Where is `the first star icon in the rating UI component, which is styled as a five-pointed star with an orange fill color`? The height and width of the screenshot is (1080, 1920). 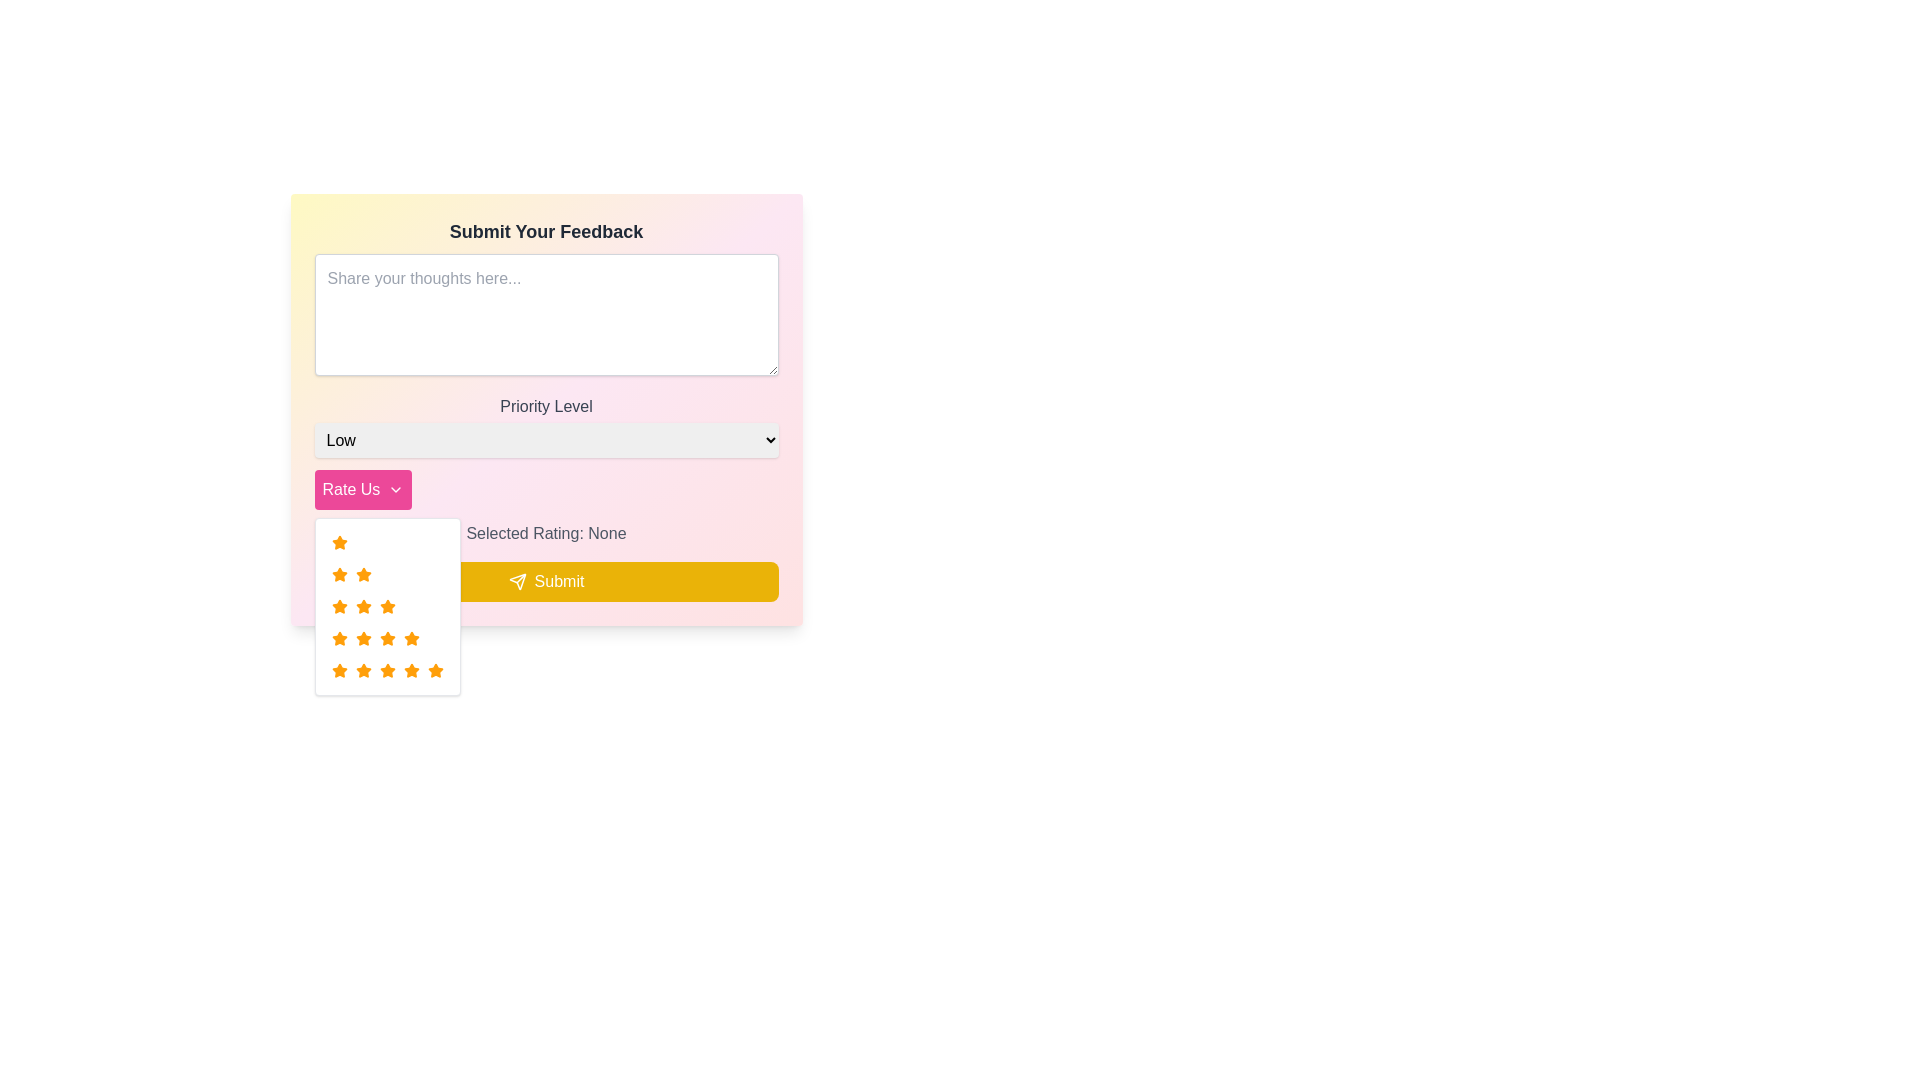 the first star icon in the rating UI component, which is styled as a five-pointed star with an orange fill color is located at coordinates (339, 670).